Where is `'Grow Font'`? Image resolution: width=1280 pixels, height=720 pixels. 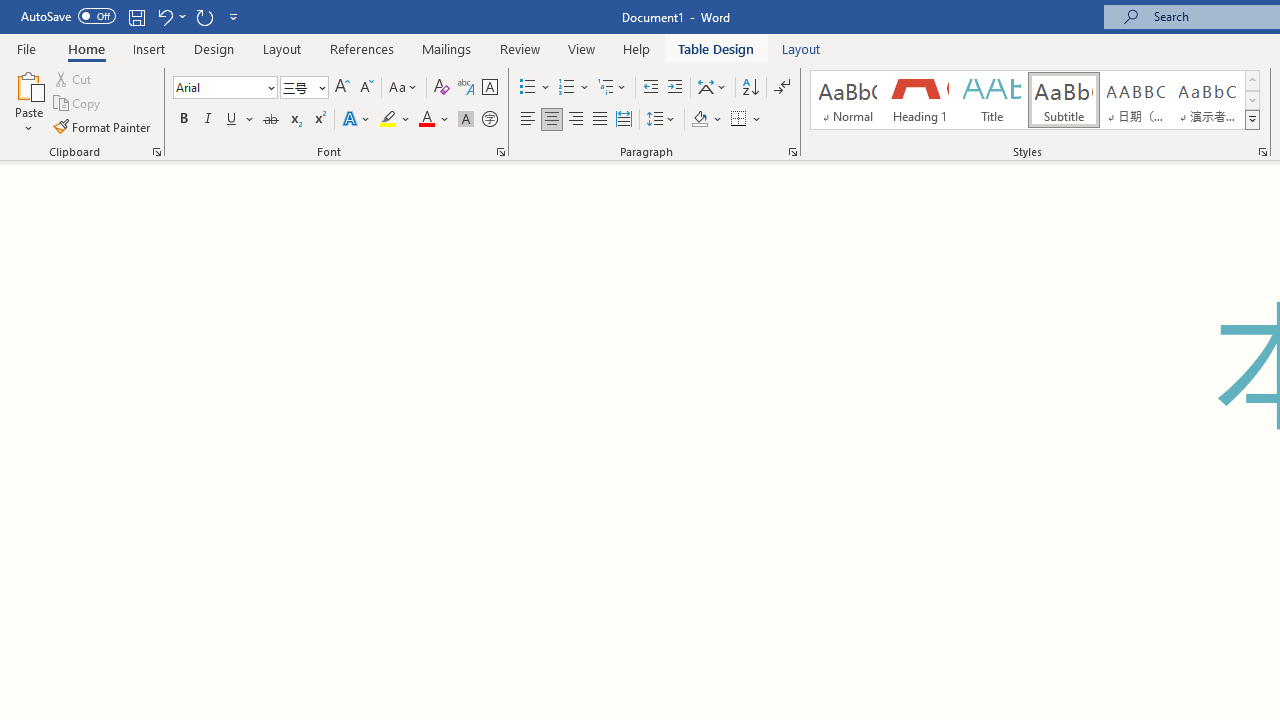
'Grow Font' is located at coordinates (342, 86).